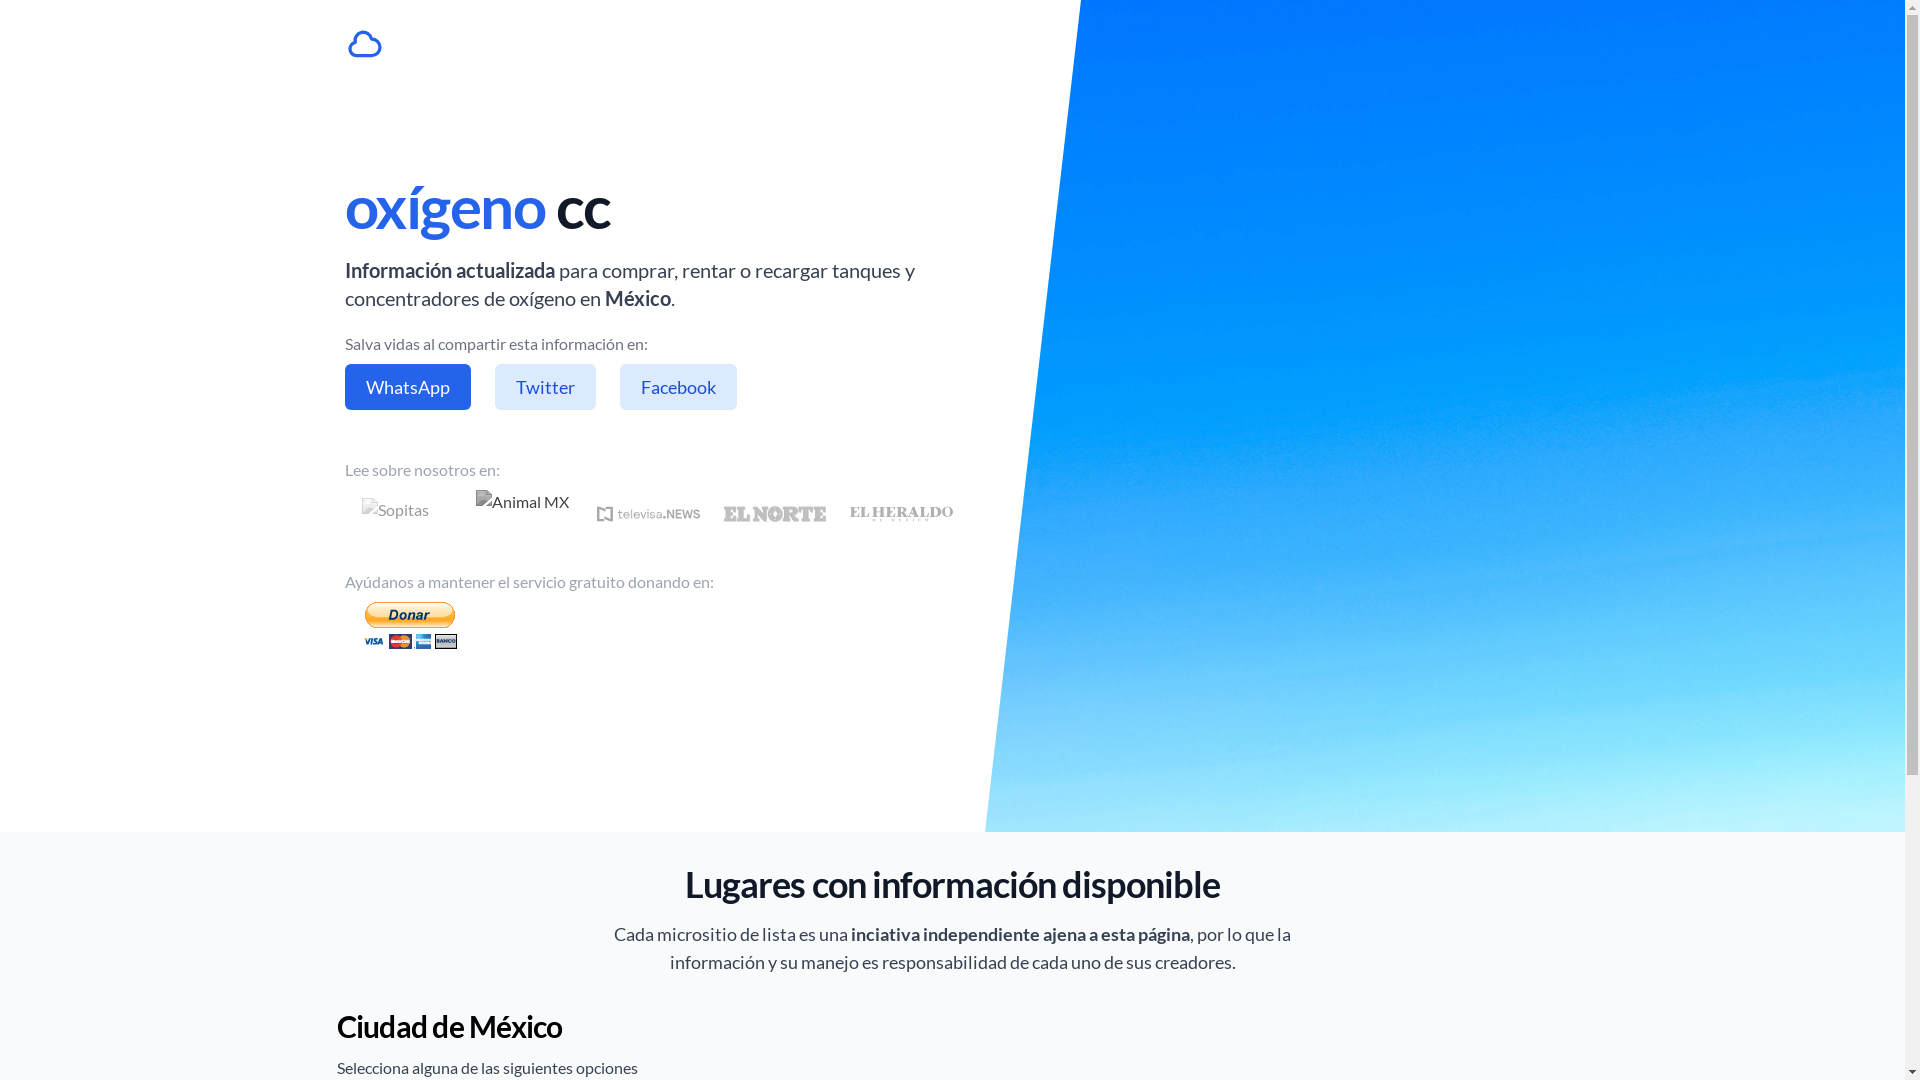  I want to click on 'Facebook', so click(618, 386).